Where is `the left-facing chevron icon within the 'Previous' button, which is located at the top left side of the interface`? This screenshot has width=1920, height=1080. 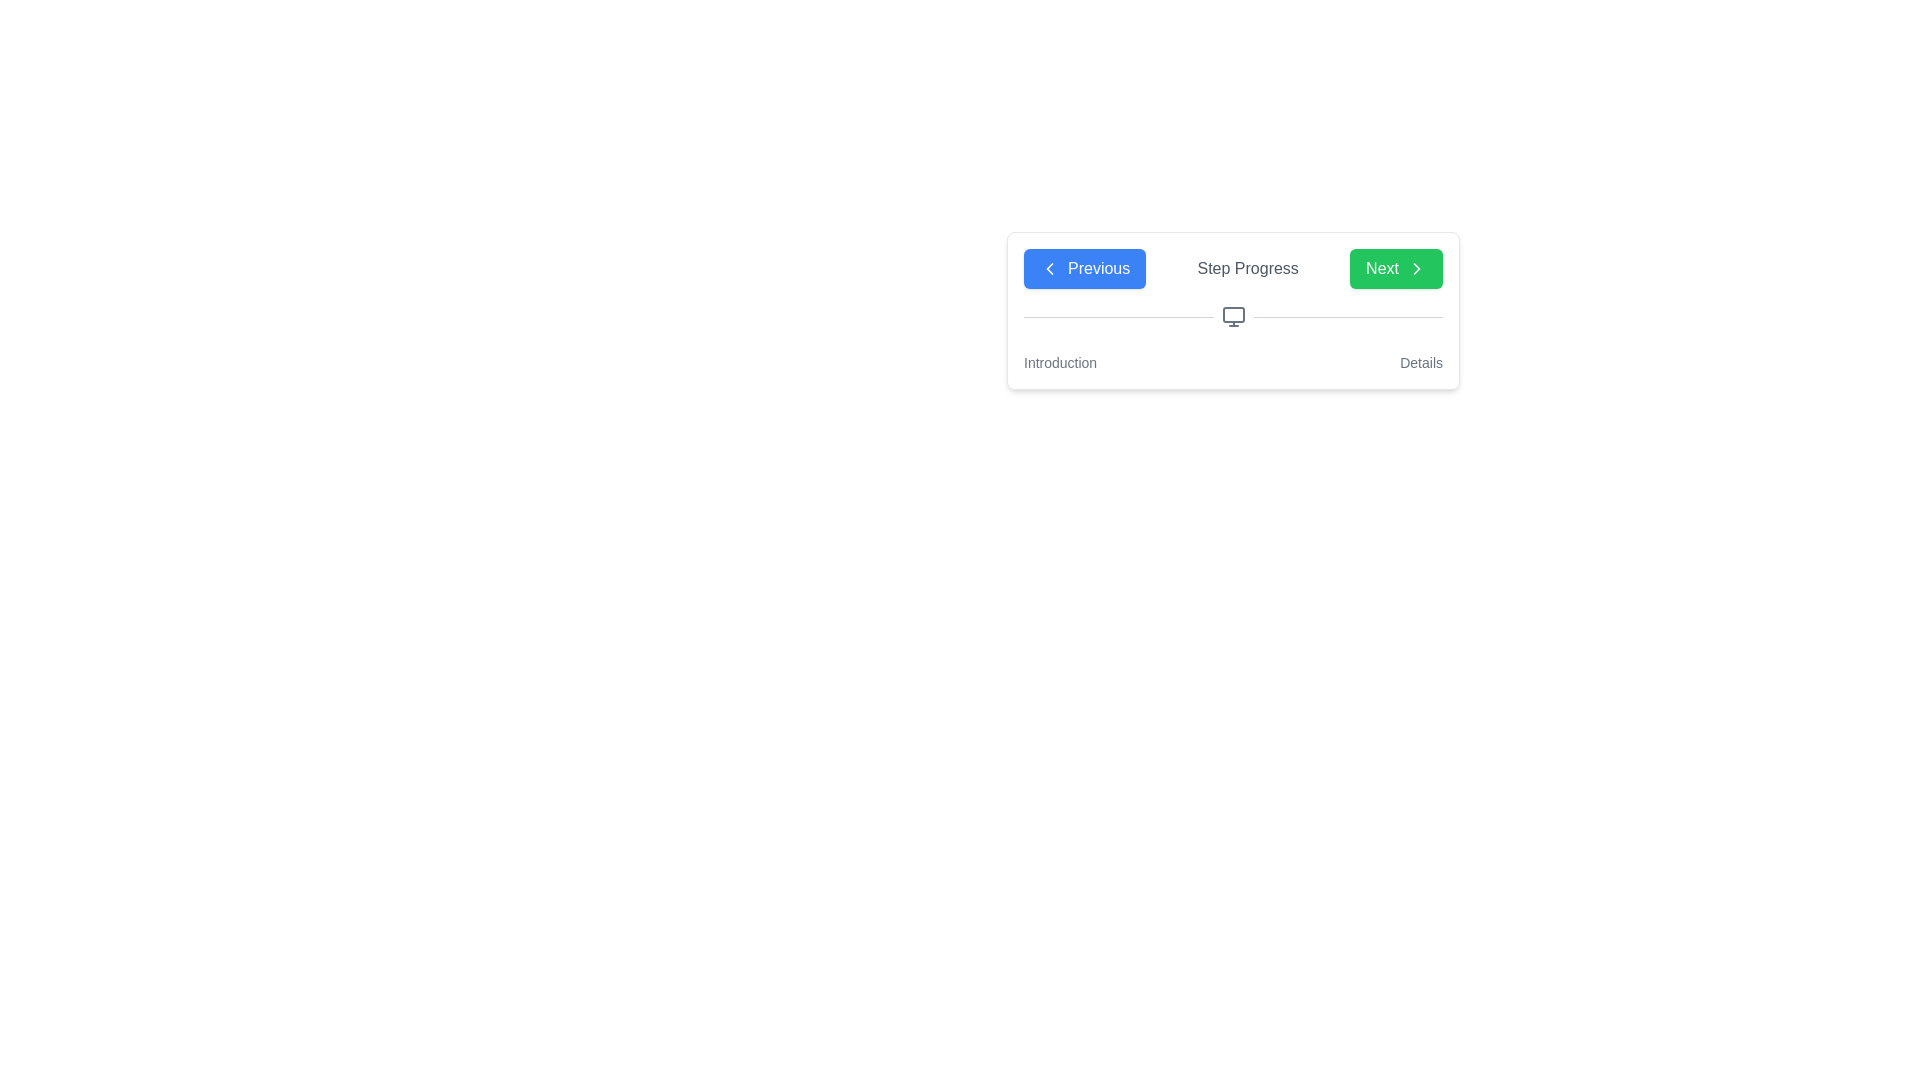
the left-facing chevron icon within the 'Previous' button, which is located at the top left side of the interface is located at coordinates (1049, 268).